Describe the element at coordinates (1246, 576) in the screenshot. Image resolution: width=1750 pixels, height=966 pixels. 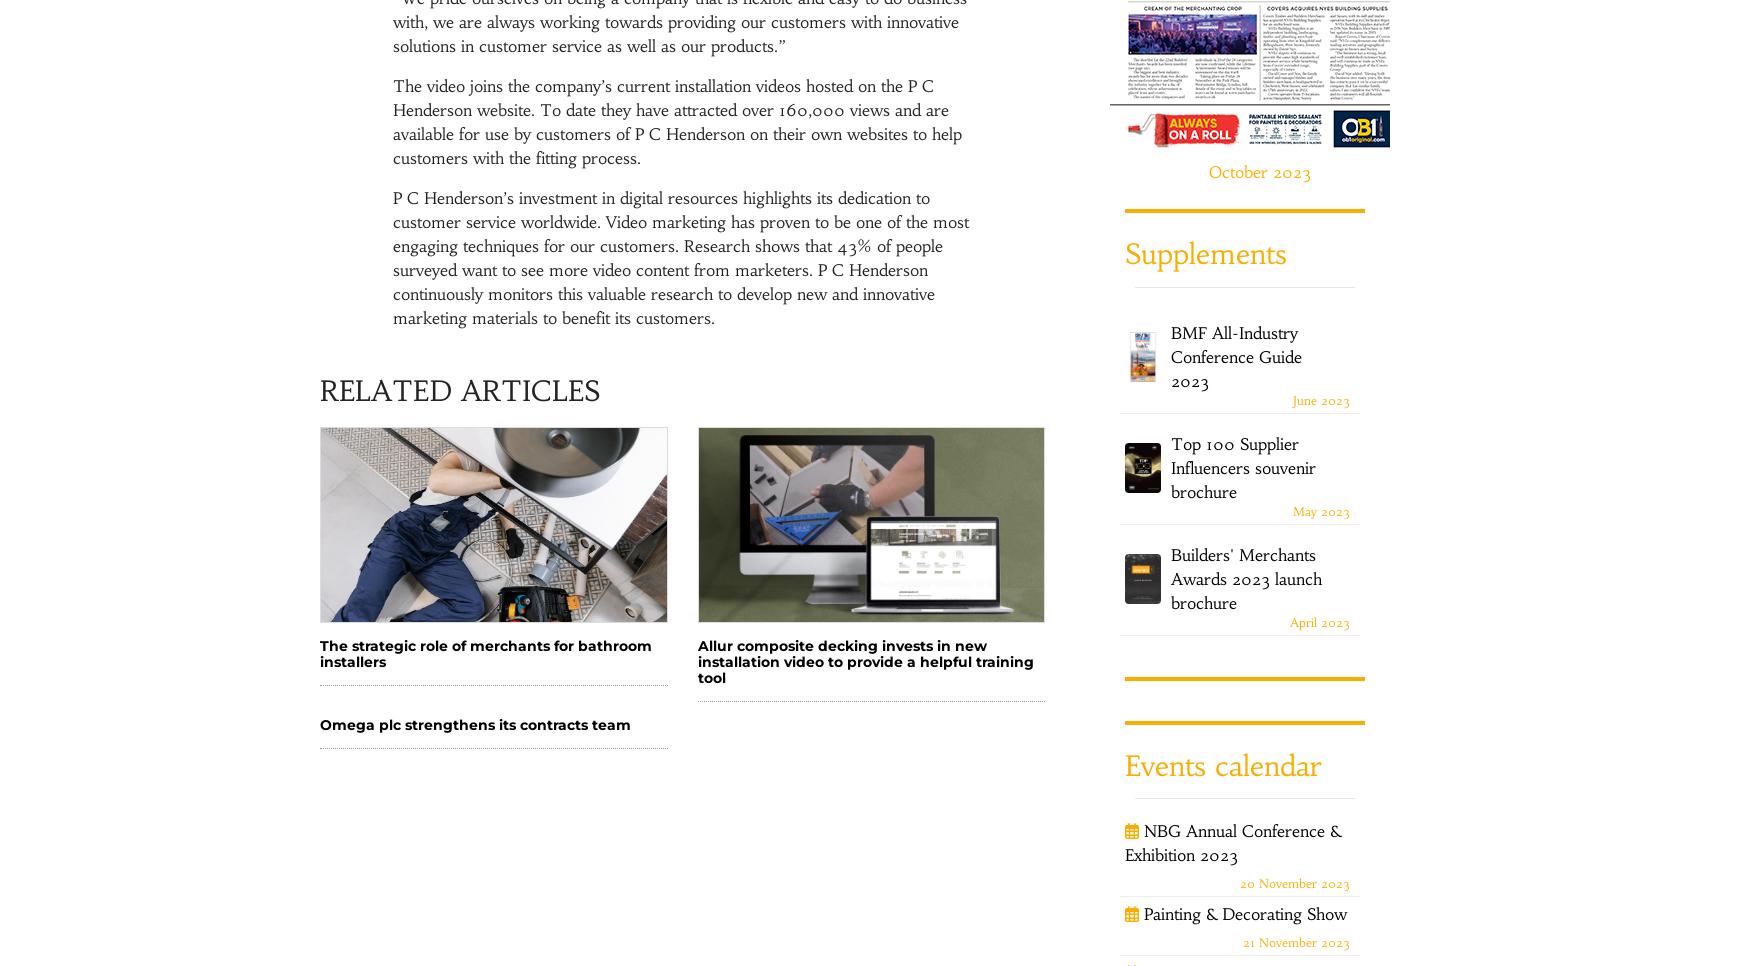
I see `'Builders' Merchants Awards 2023 launch brochure'` at that location.